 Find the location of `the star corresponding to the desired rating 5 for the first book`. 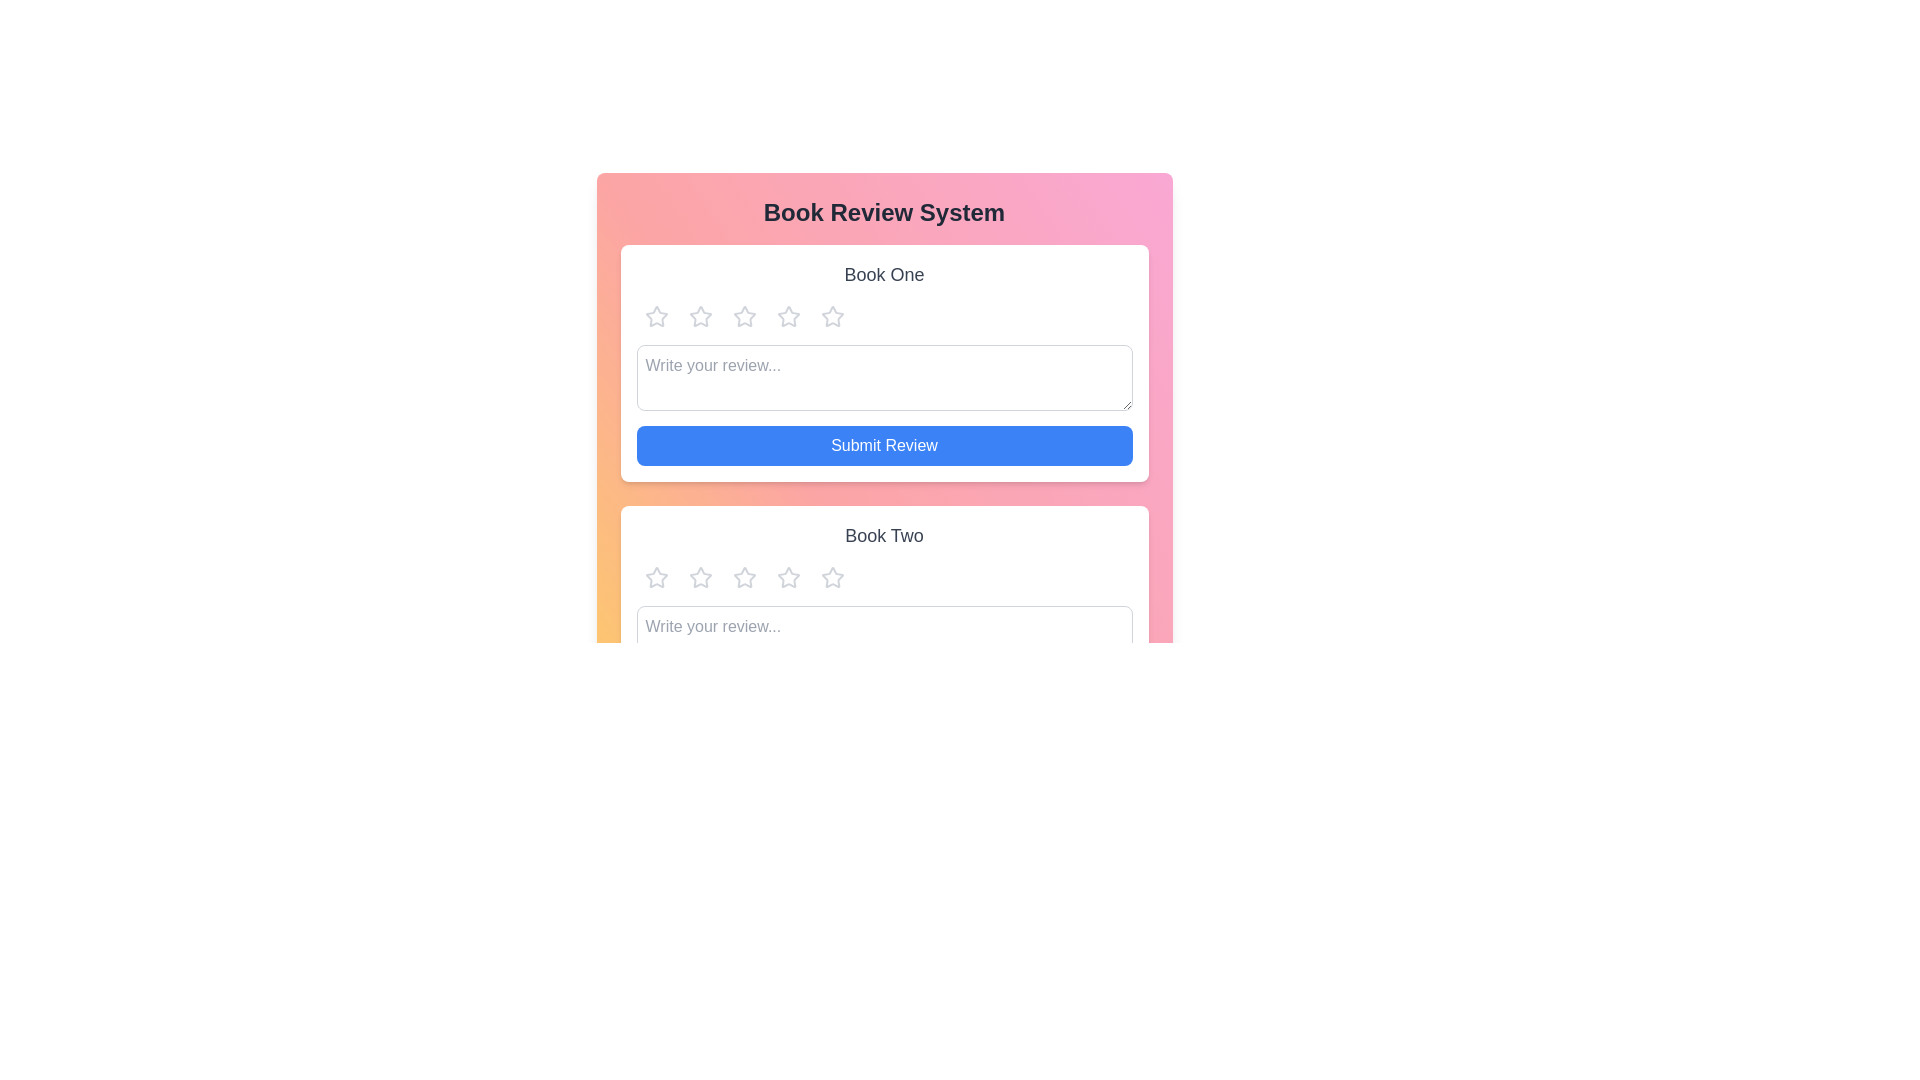

the star corresponding to the desired rating 5 for the first book is located at coordinates (832, 315).